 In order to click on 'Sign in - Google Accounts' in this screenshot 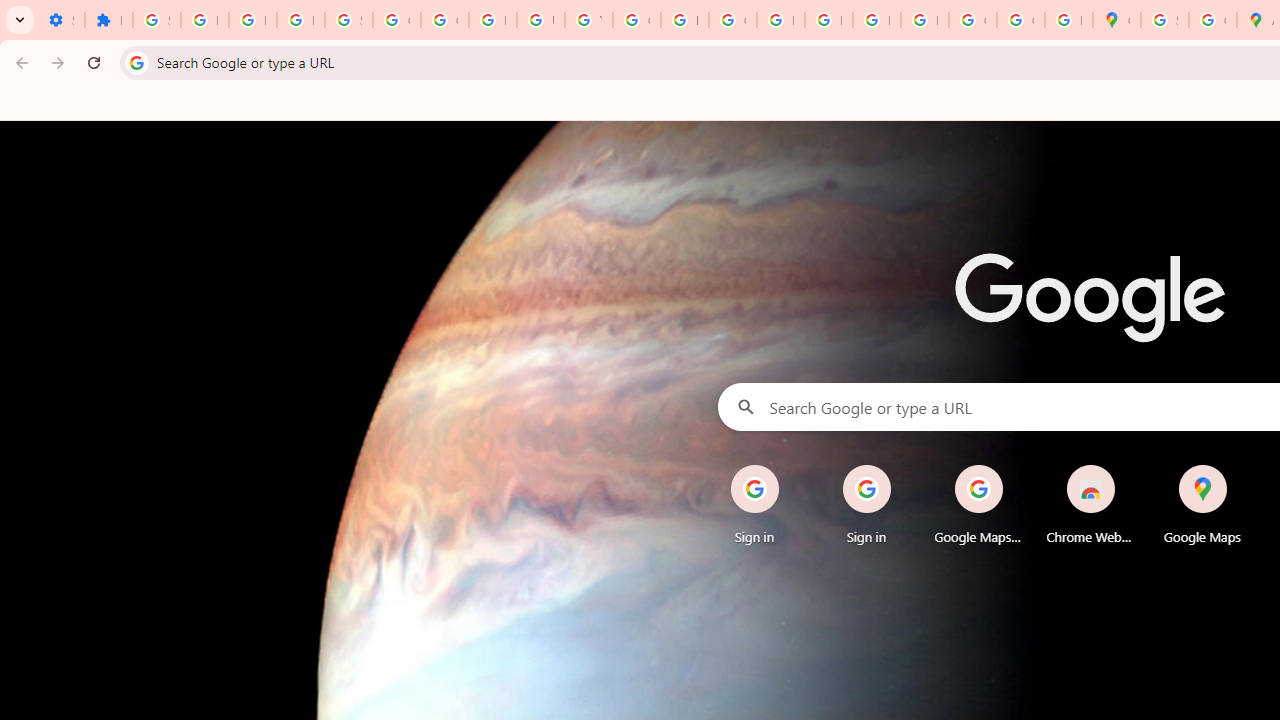, I will do `click(155, 20)`.